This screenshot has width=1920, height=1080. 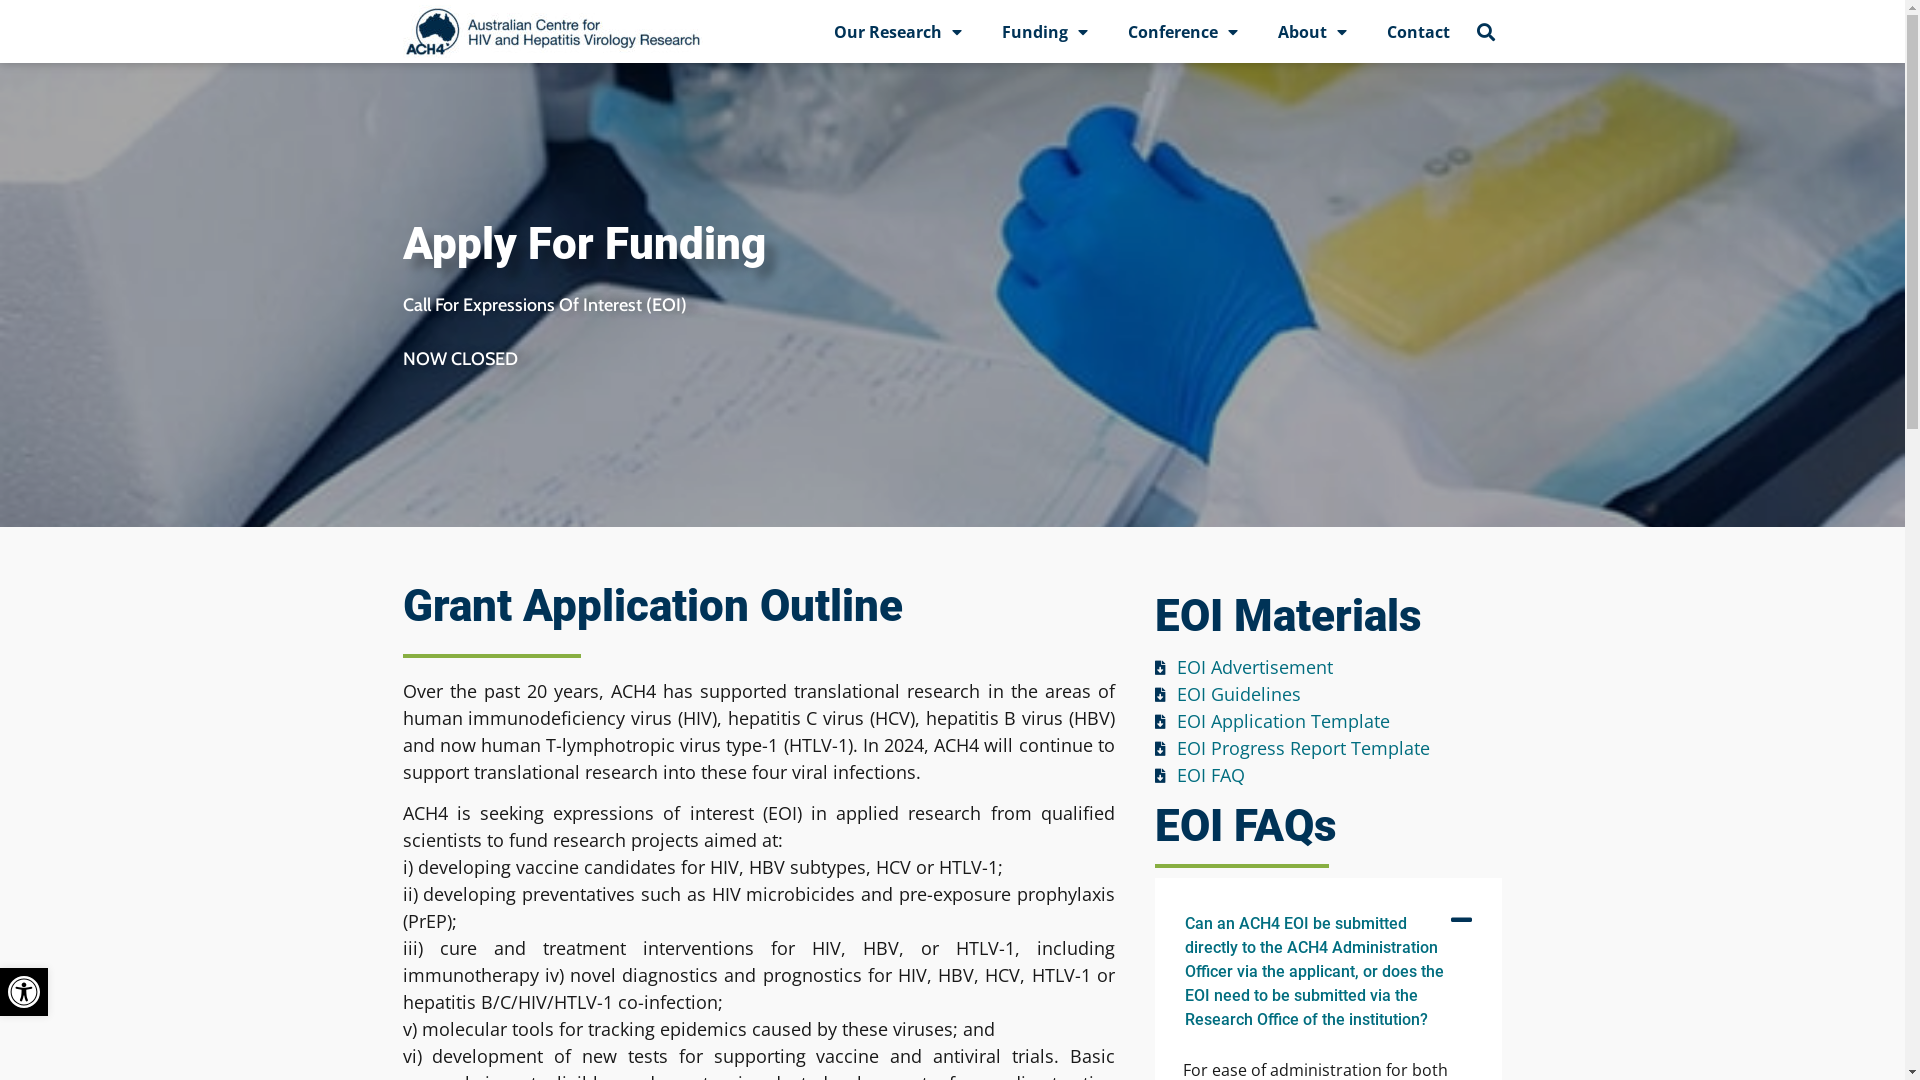 I want to click on 'Conference', so click(x=1182, y=31).